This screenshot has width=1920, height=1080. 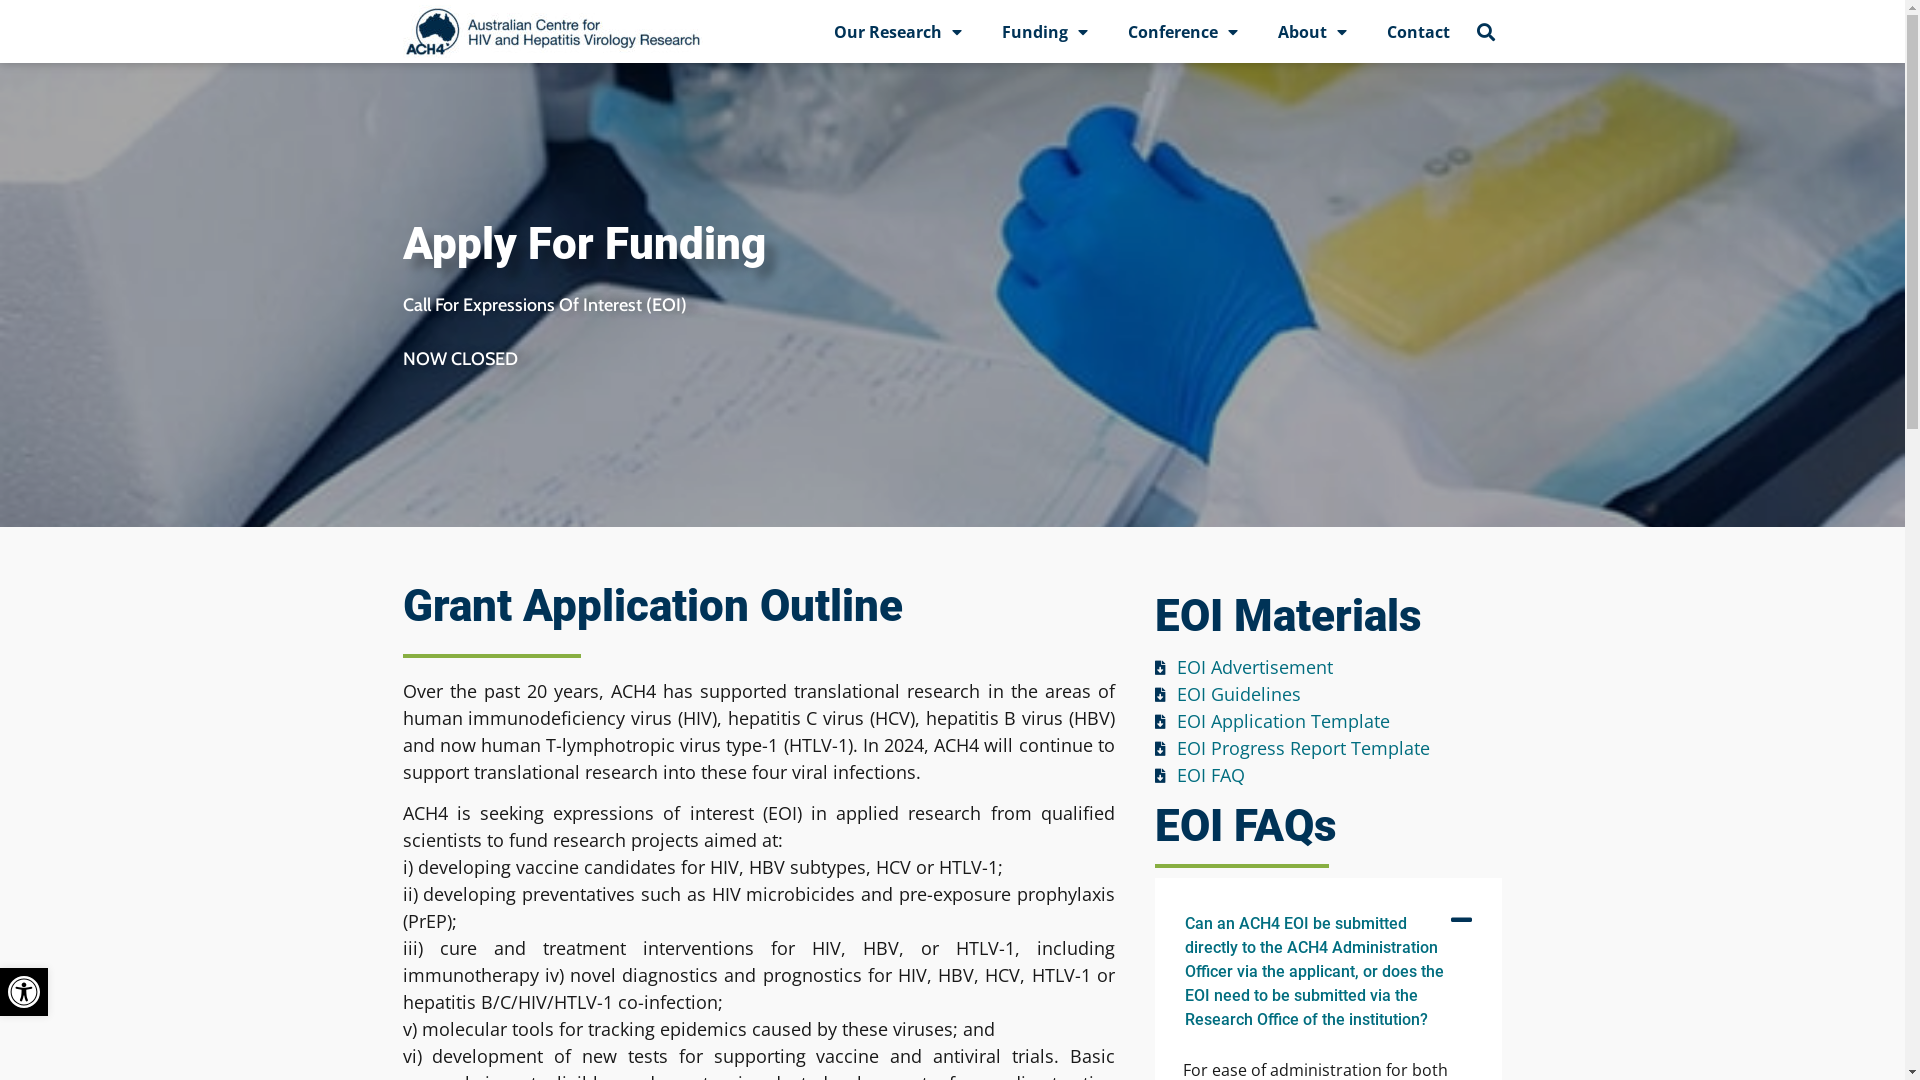 I want to click on 'Conference', so click(x=1182, y=31).